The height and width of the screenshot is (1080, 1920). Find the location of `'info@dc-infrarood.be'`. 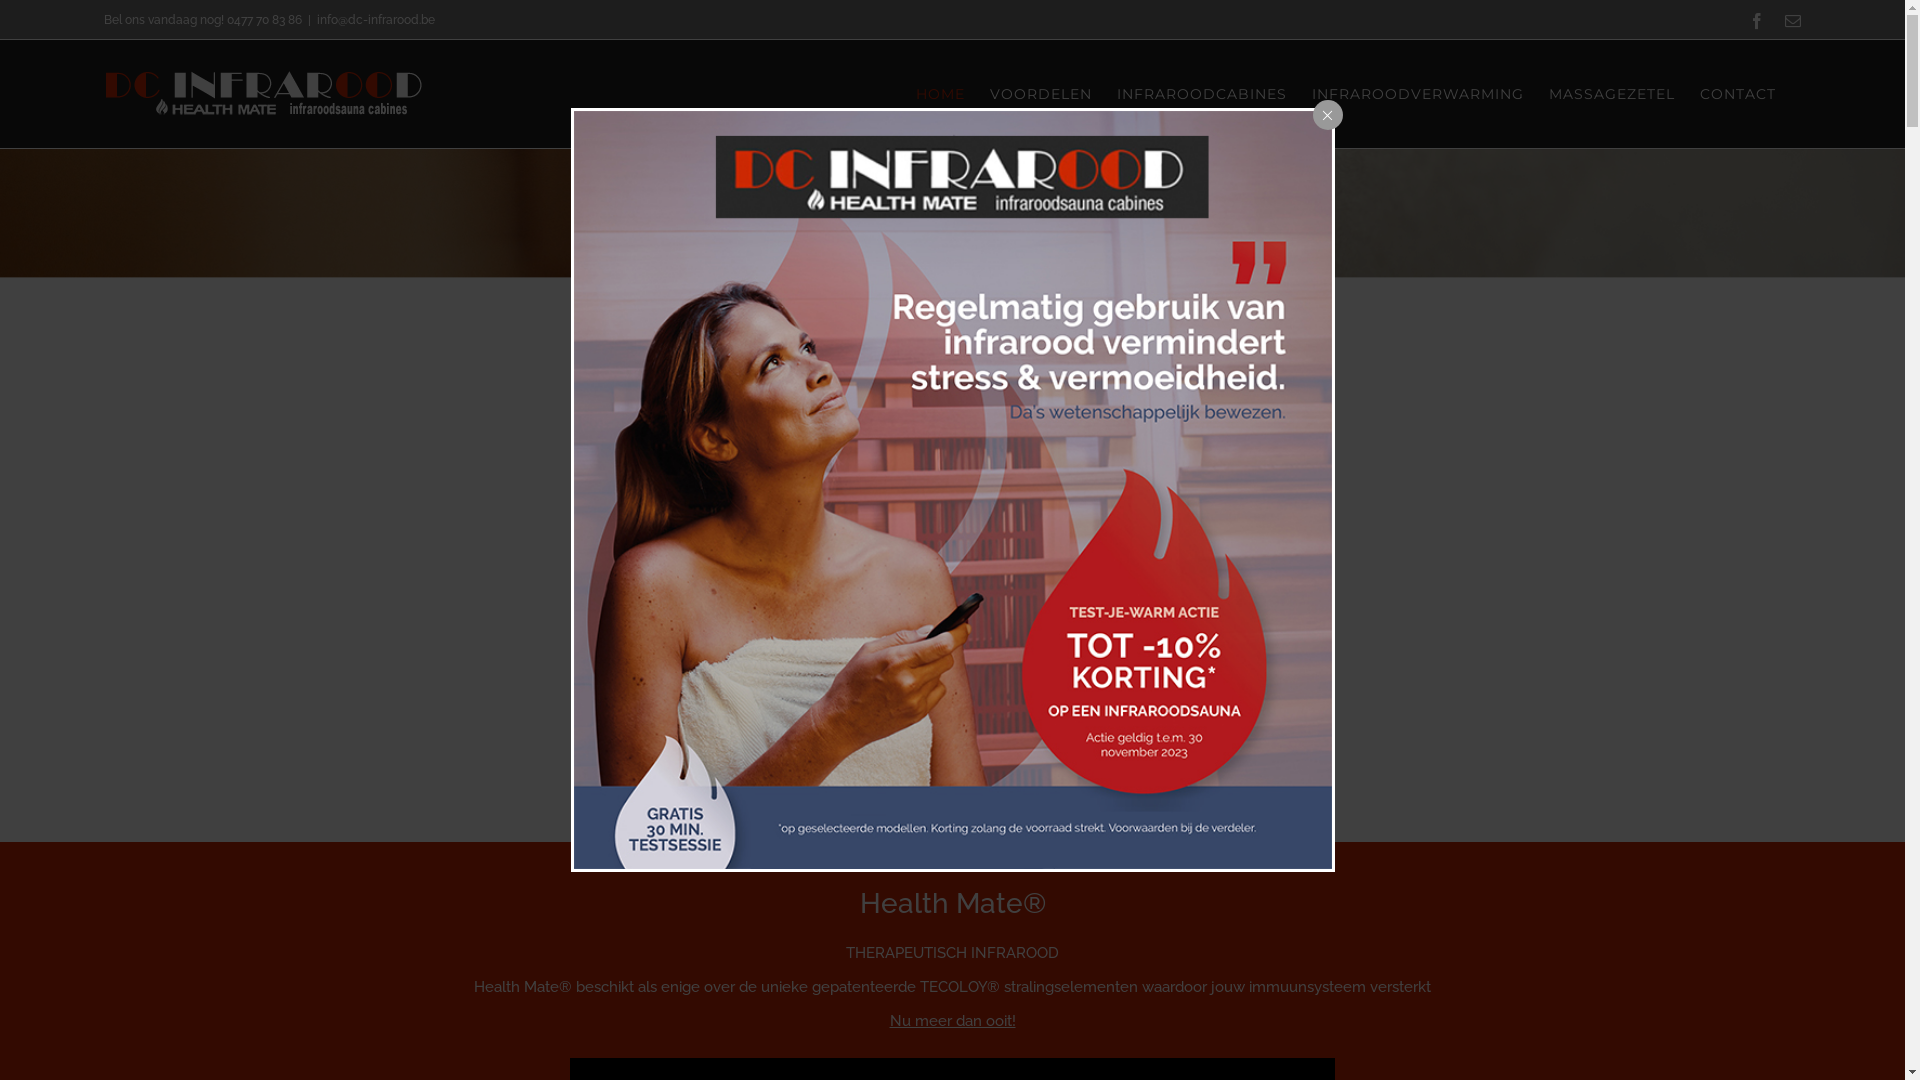

'info@dc-infrarood.be' is located at coordinates (375, 19).